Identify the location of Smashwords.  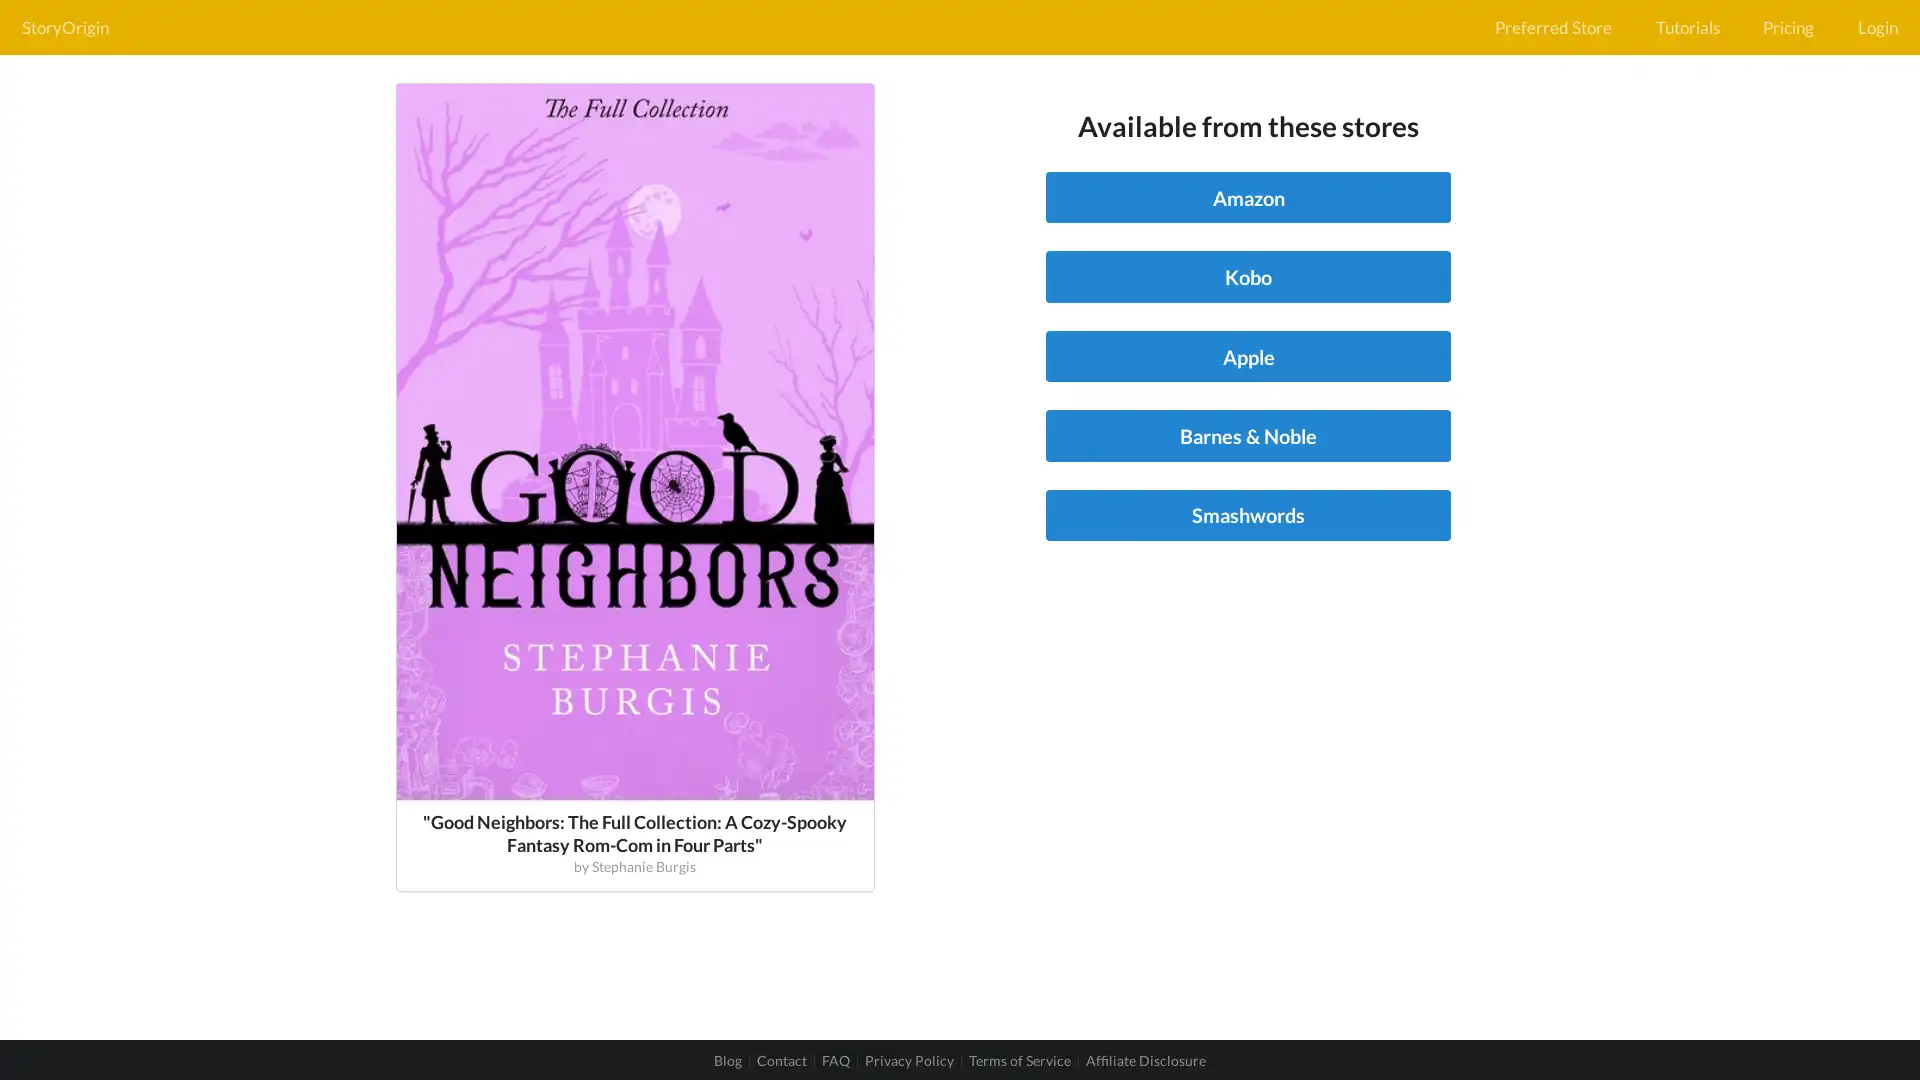
(1247, 514).